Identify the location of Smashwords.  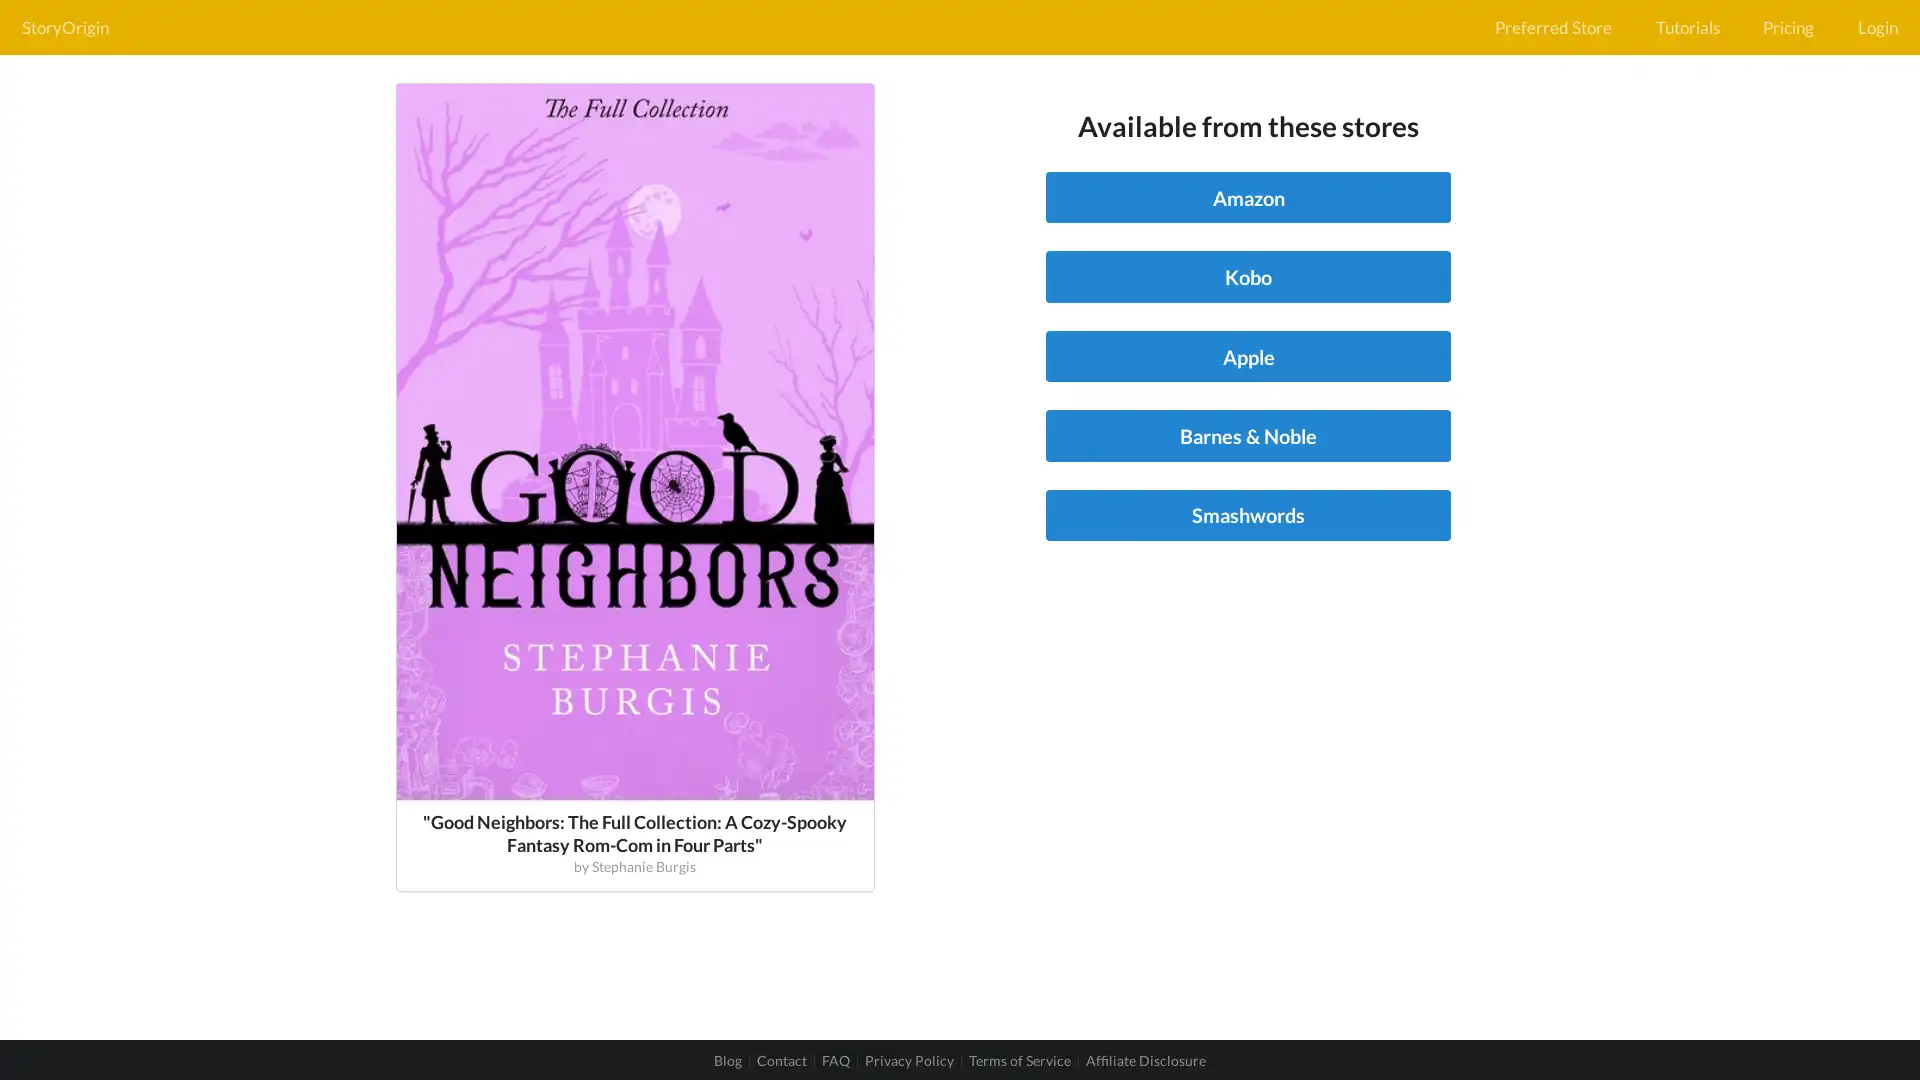
(1247, 514).